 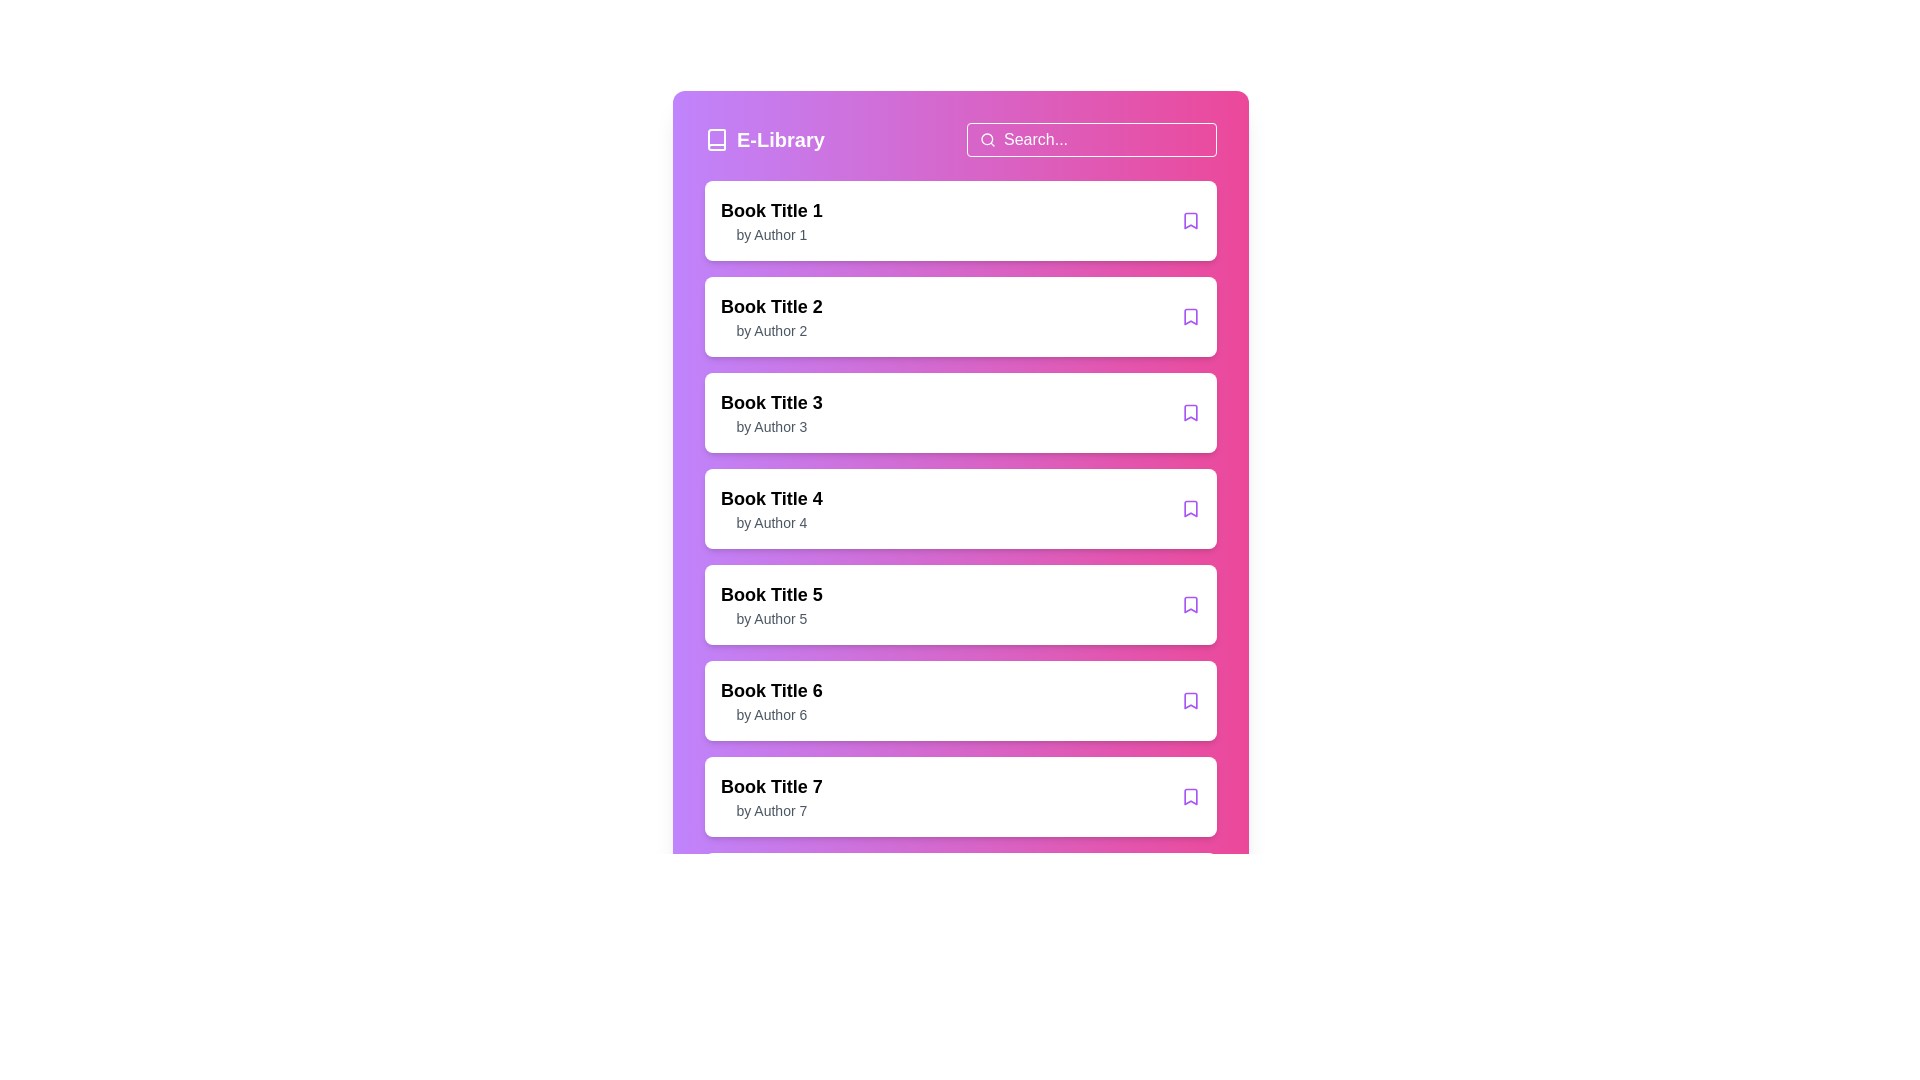 What do you see at coordinates (1190, 604) in the screenshot?
I see `the bookmark icon located at the rightmost end of the row for 'Book Title 5'` at bounding box center [1190, 604].